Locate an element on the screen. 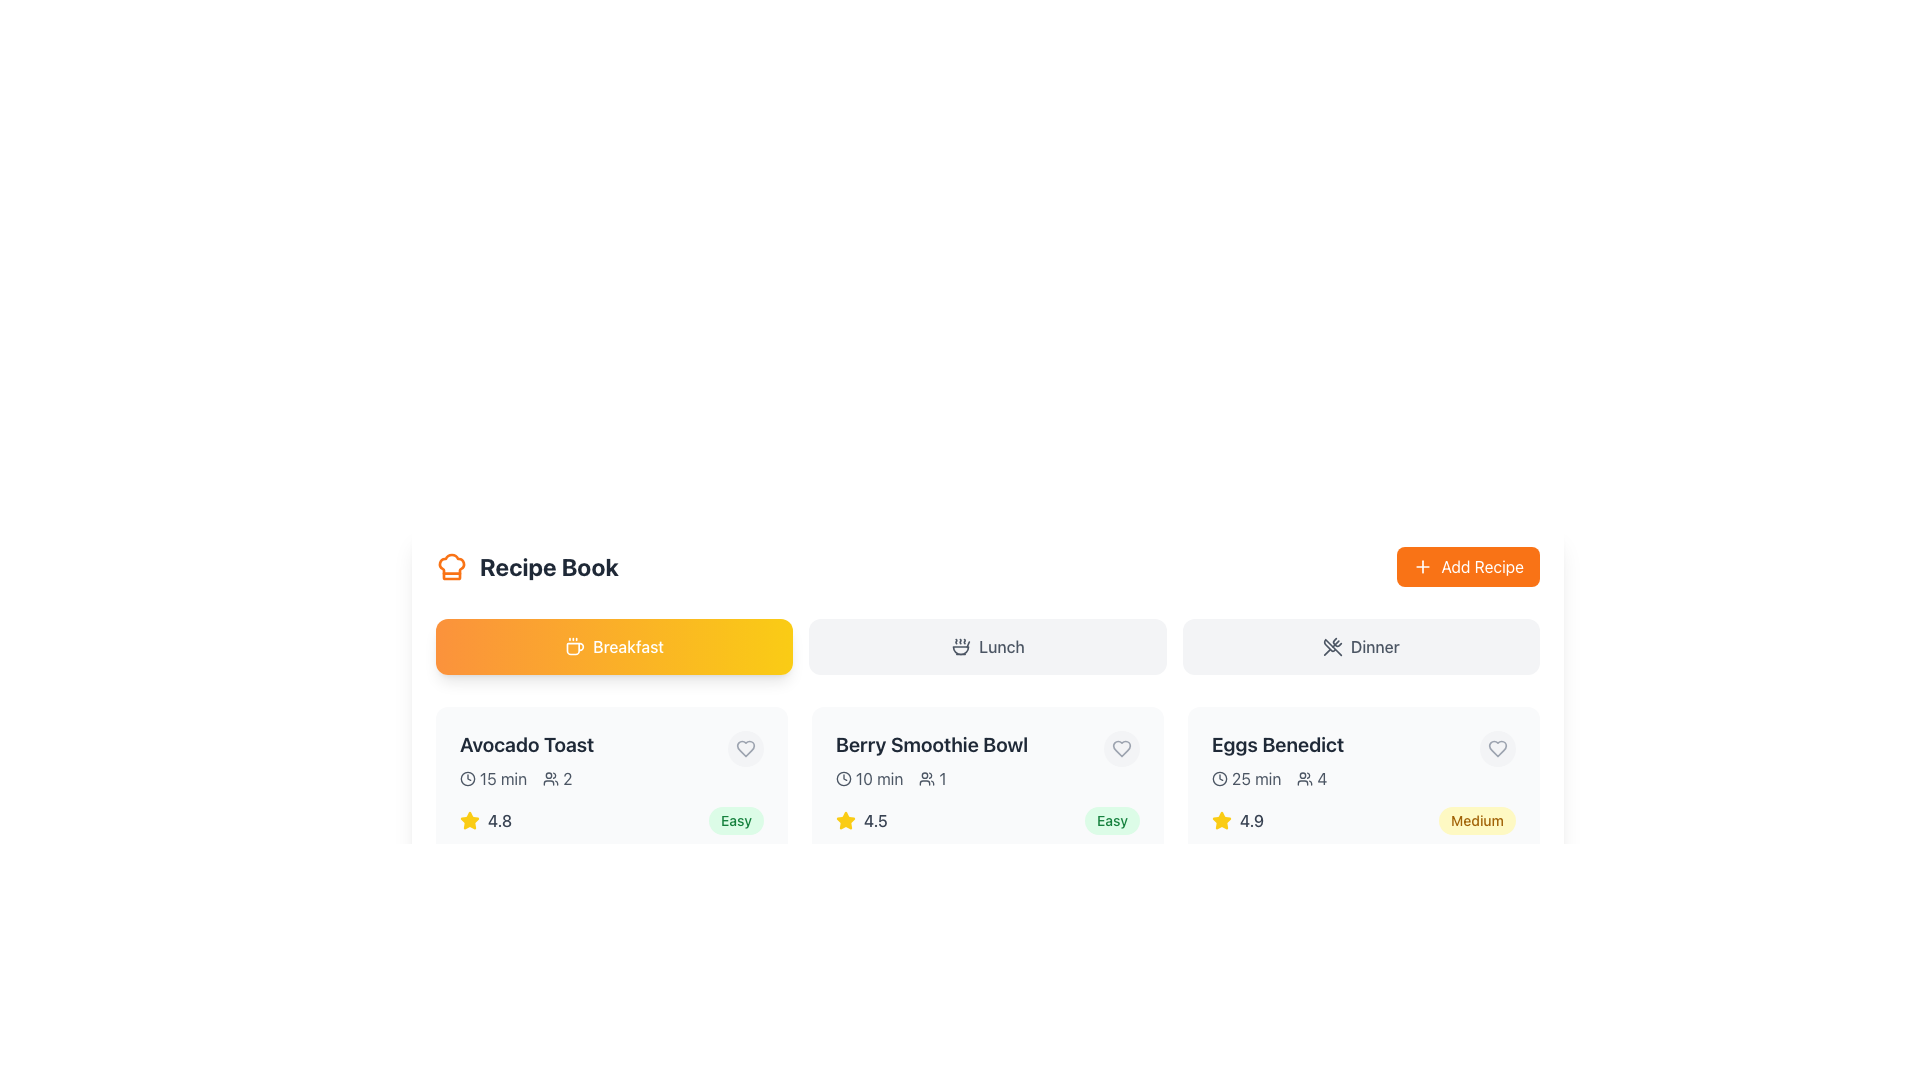 The height and width of the screenshot is (1080, 1920). the heart-shaped icon button located in the top-right corner of the card labeled 'Eggs Benedict' to like or unlike it is located at coordinates (1497, 748).